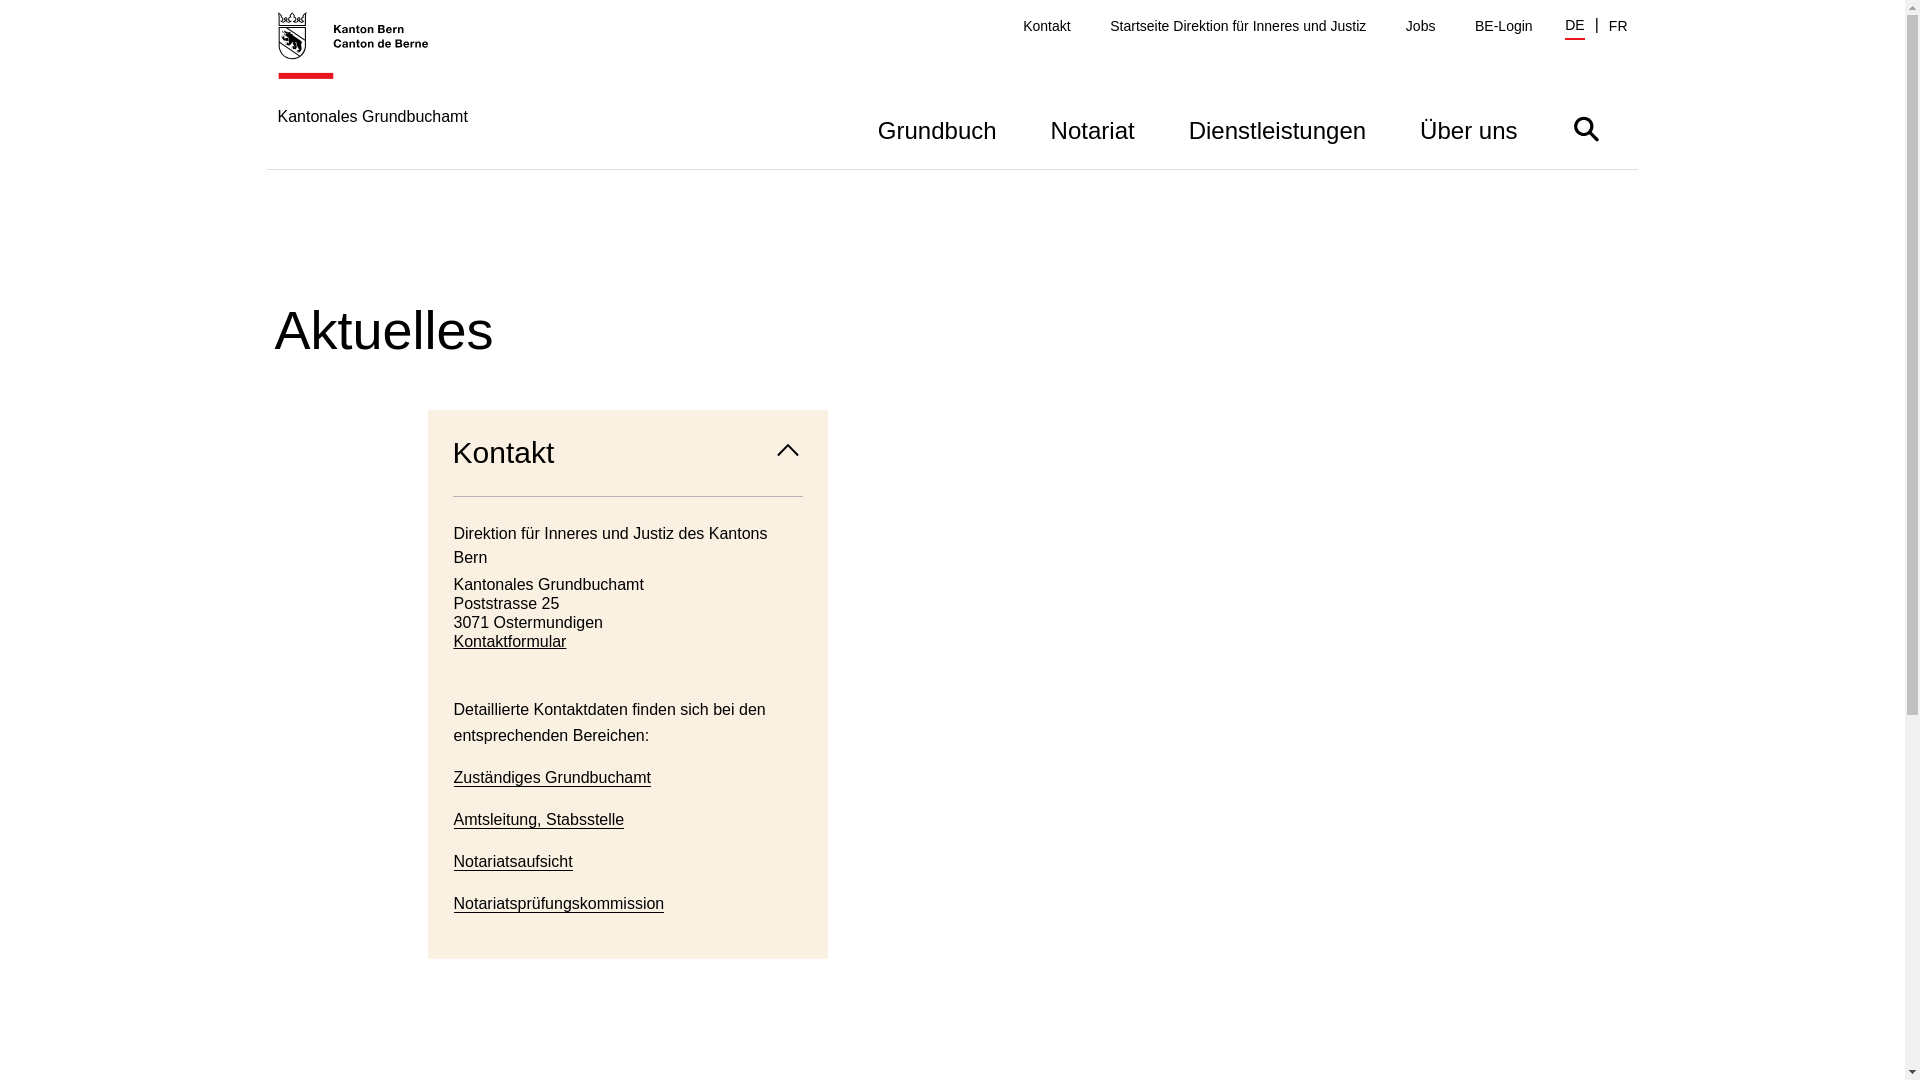  Describe the element at coordinates (1092, 128) in the screenshot. I see `'Notariat'` at that location.